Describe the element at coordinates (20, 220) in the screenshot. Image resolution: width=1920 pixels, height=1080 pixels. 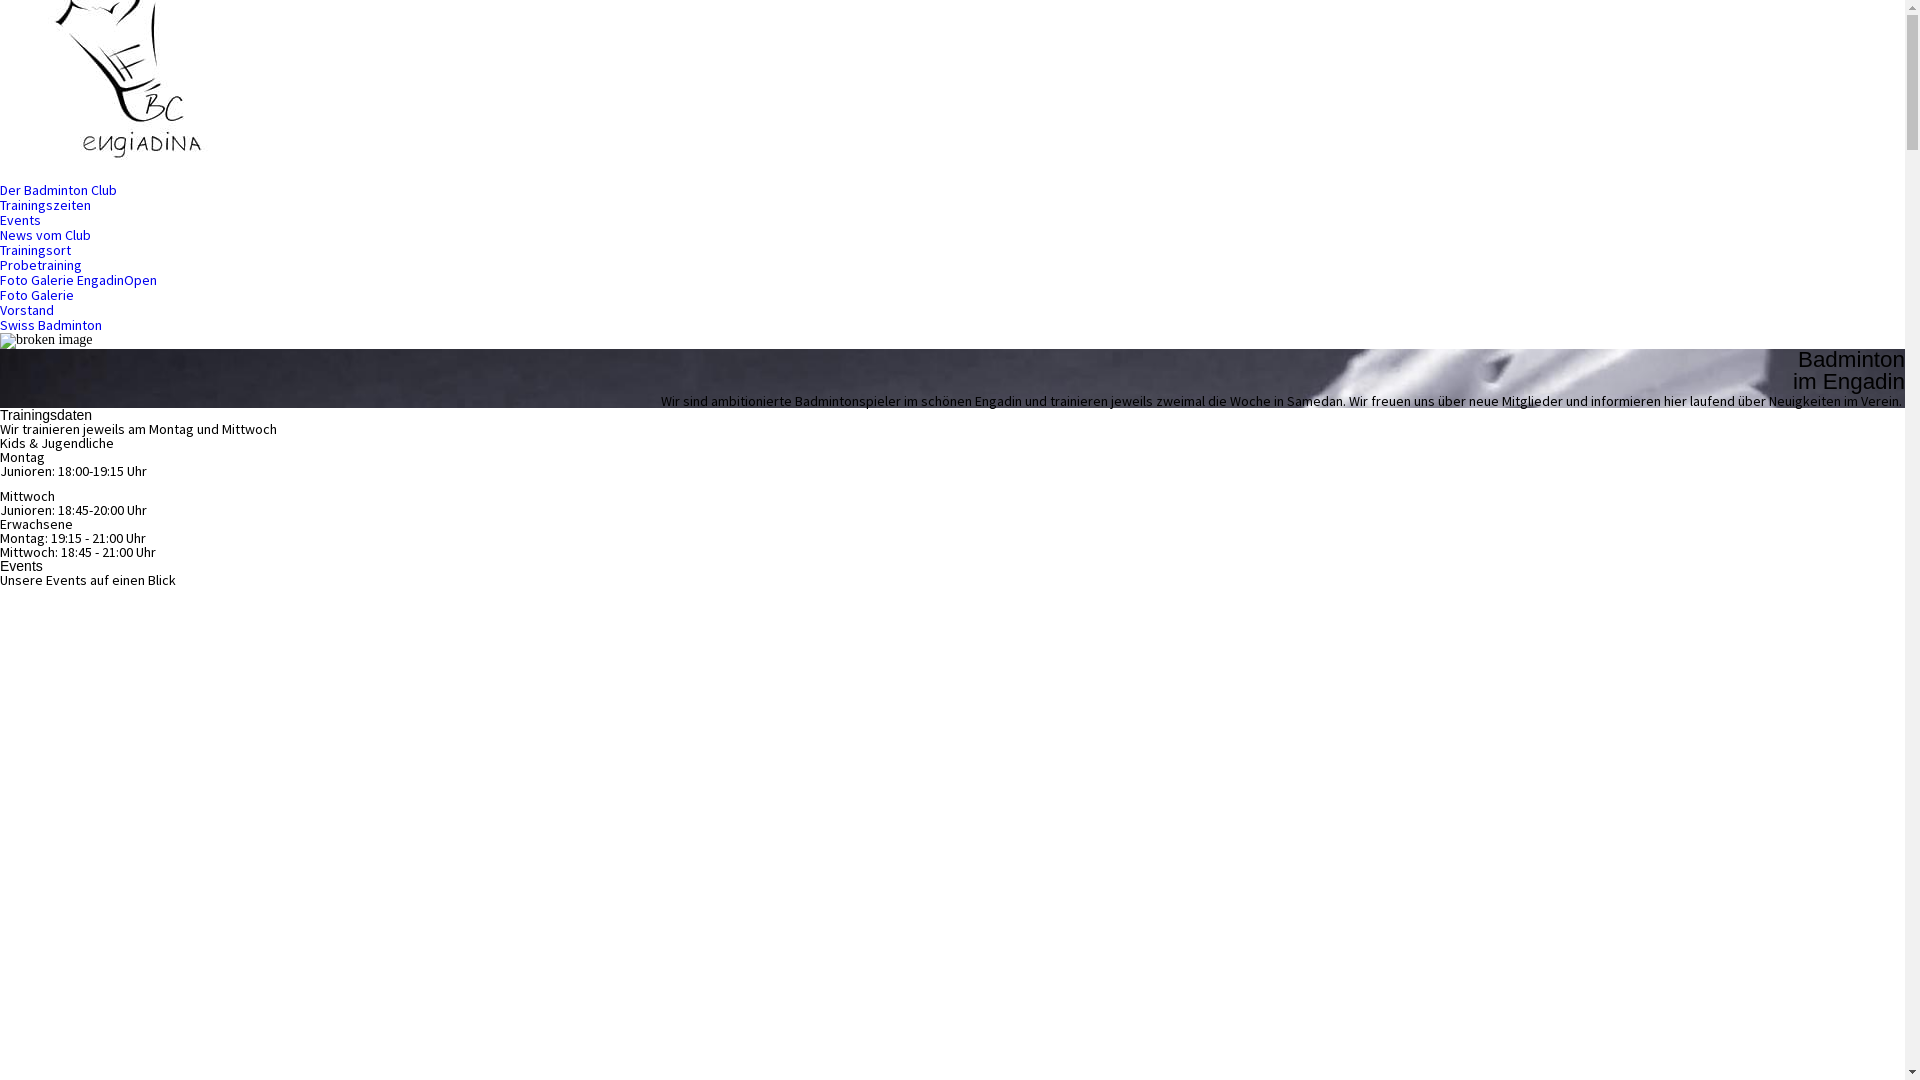
I see `'Events'` at that location.